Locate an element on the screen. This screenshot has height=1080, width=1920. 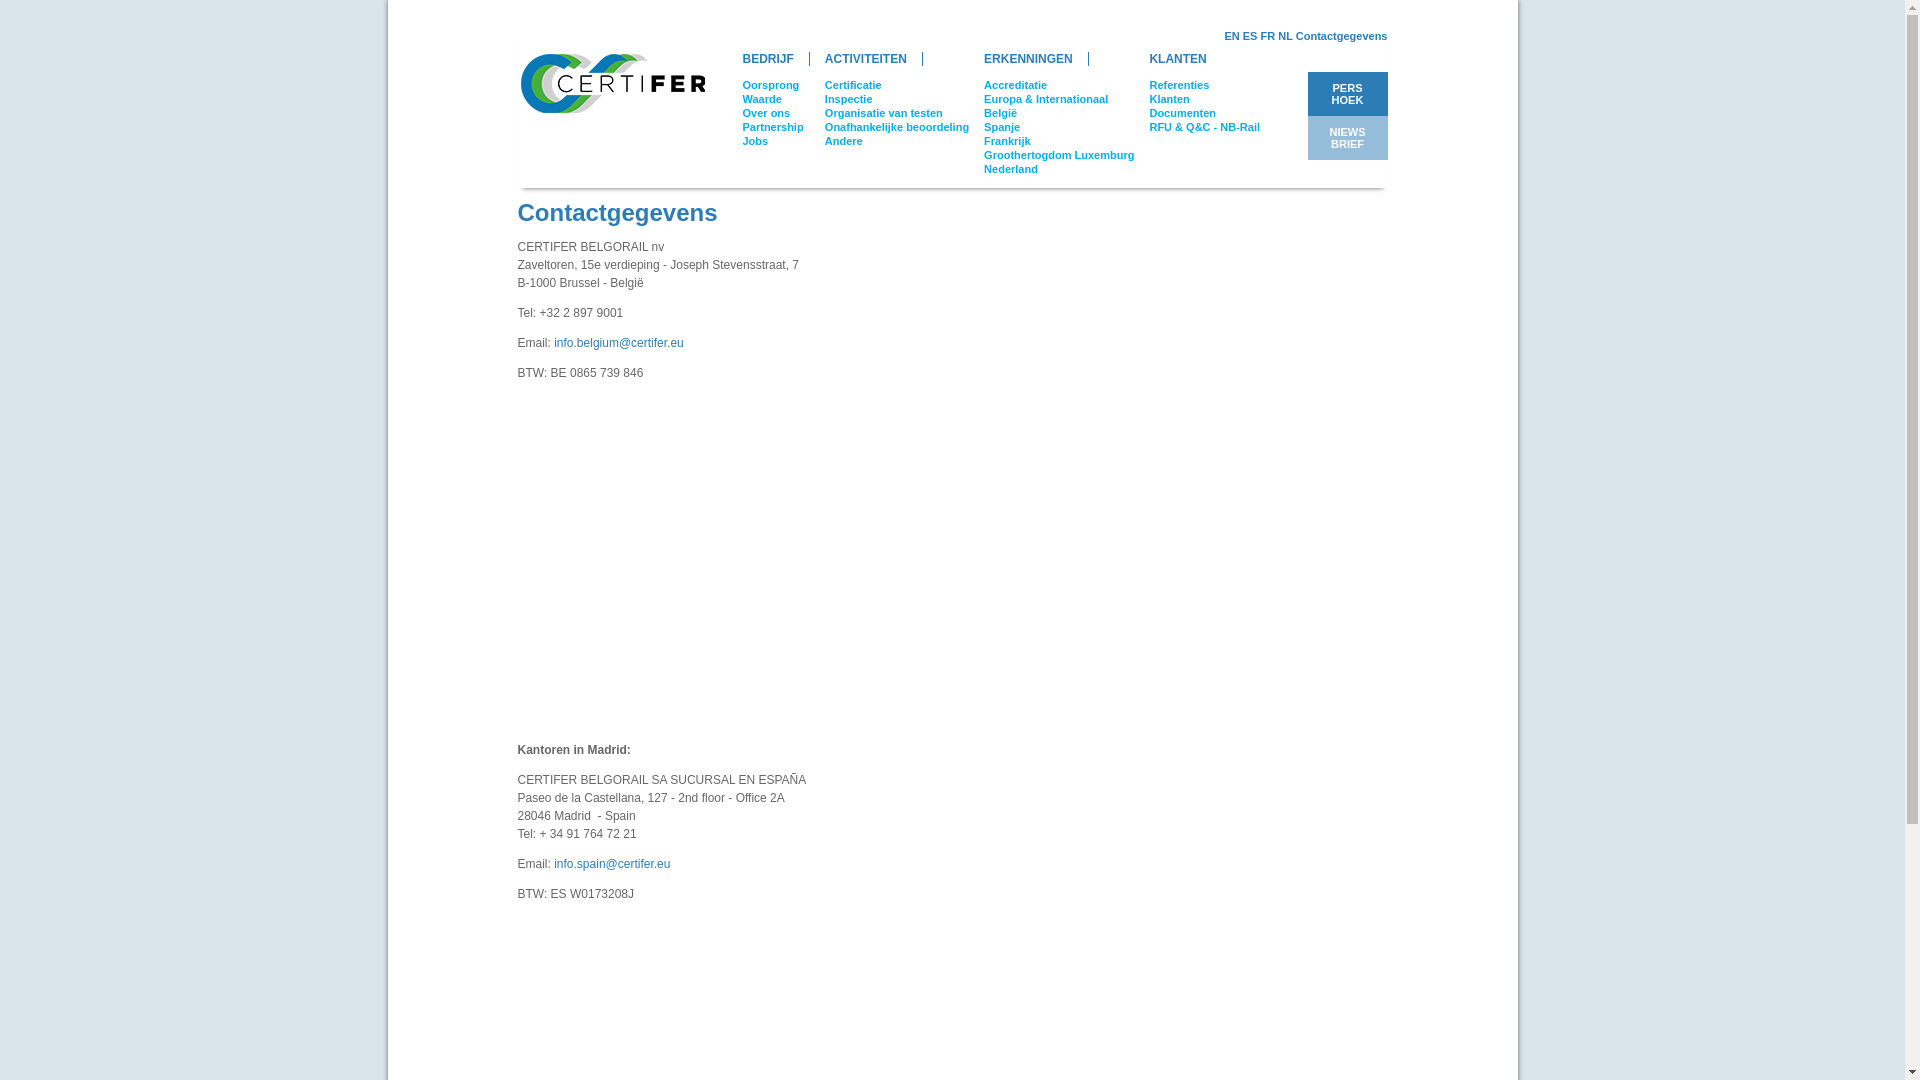
'FR' is located at coordinates (1260, 35).